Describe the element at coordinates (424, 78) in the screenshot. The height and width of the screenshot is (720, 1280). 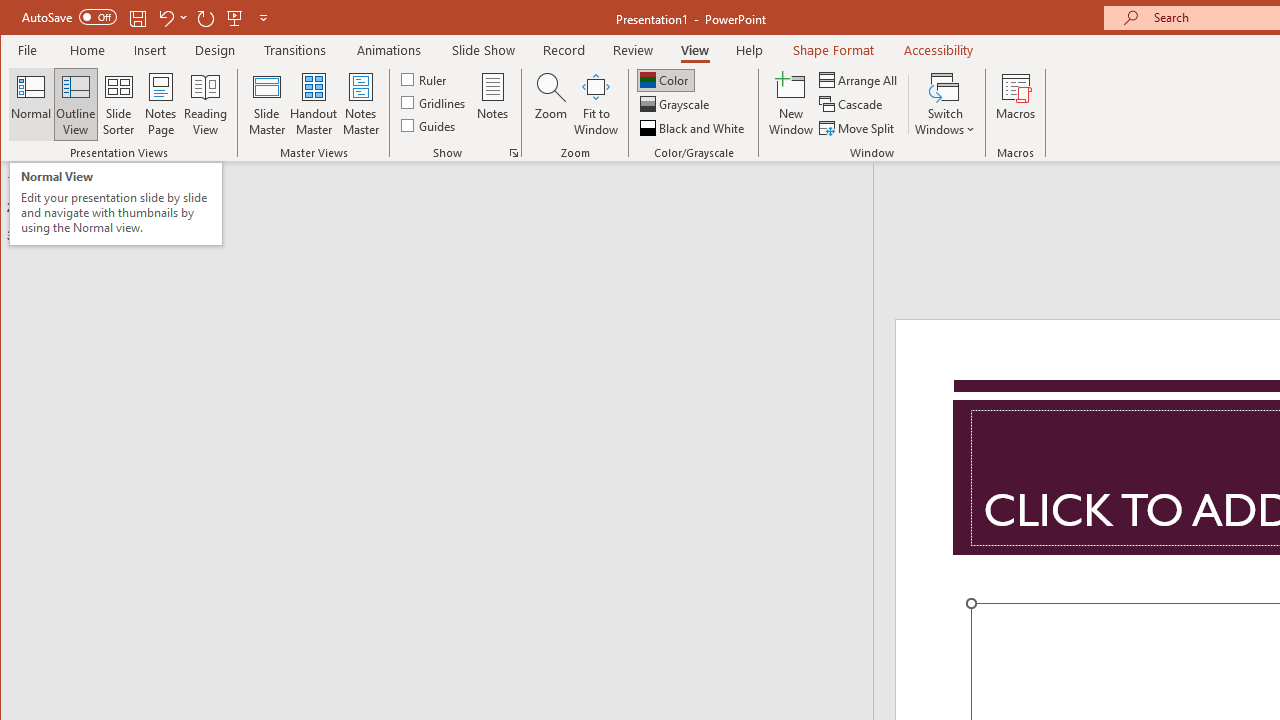
I see `'Ruler'` at that location.